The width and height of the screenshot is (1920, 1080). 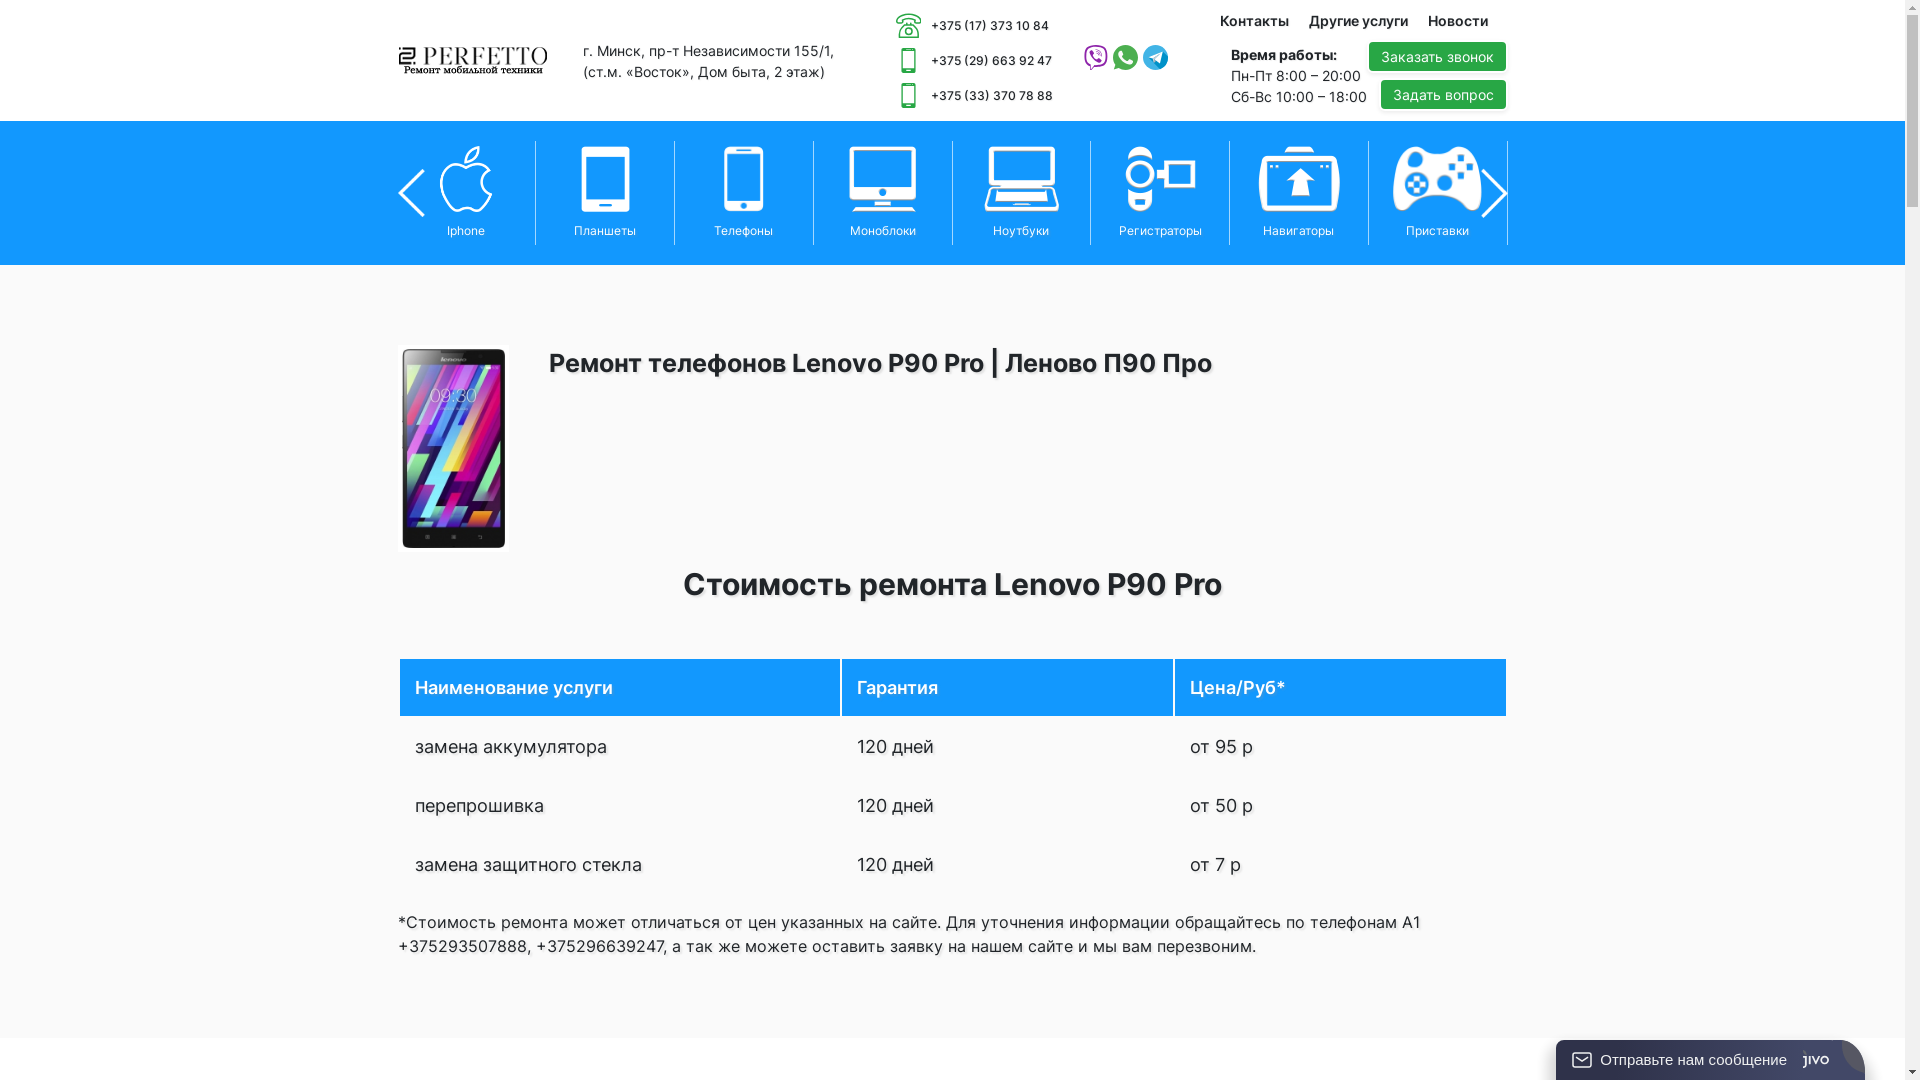 What do you see at coordinates (974, 59) in the screenshot?
I see `'+375 (29) 663 92 47'` at bounding box center [974, 59].